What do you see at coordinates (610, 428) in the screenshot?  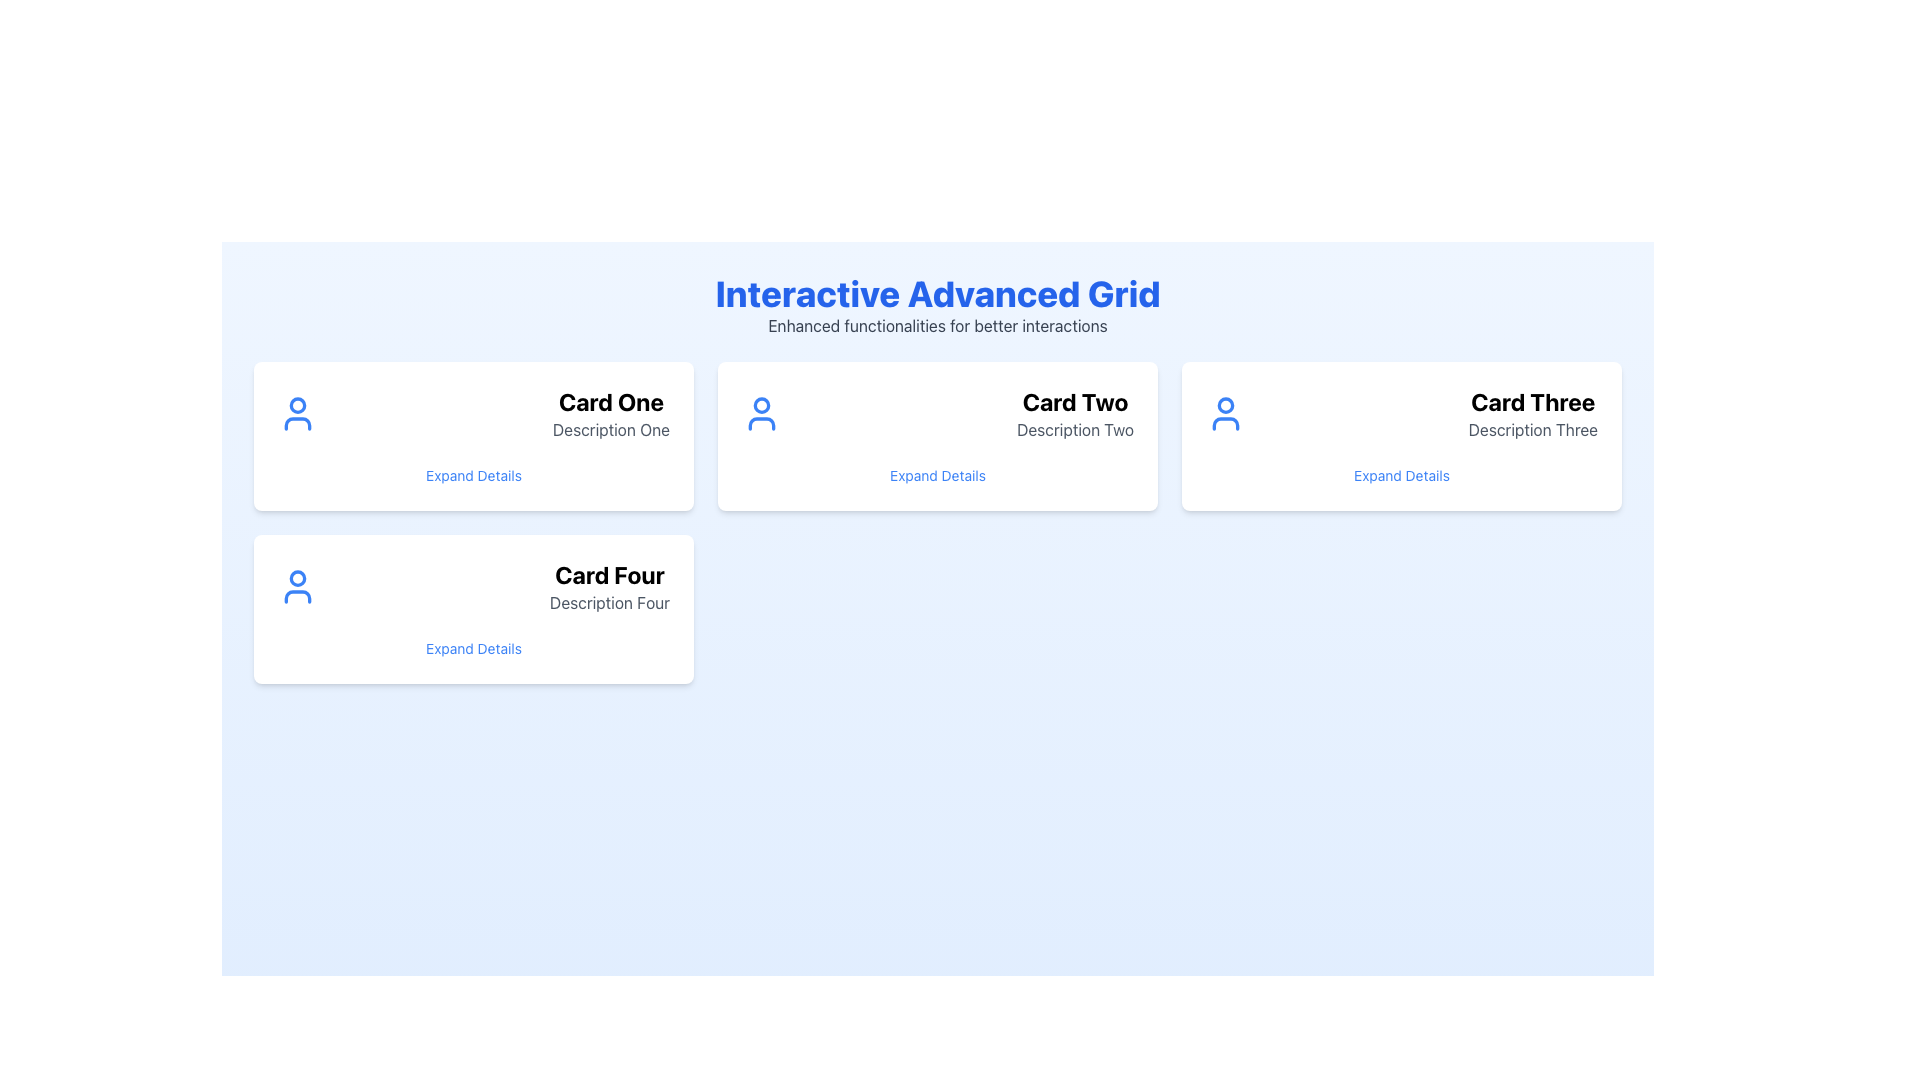 I see `the text label 'Description One' styled in gray color, located beneath the 'Card One' title` at bounding box center [610, 428].